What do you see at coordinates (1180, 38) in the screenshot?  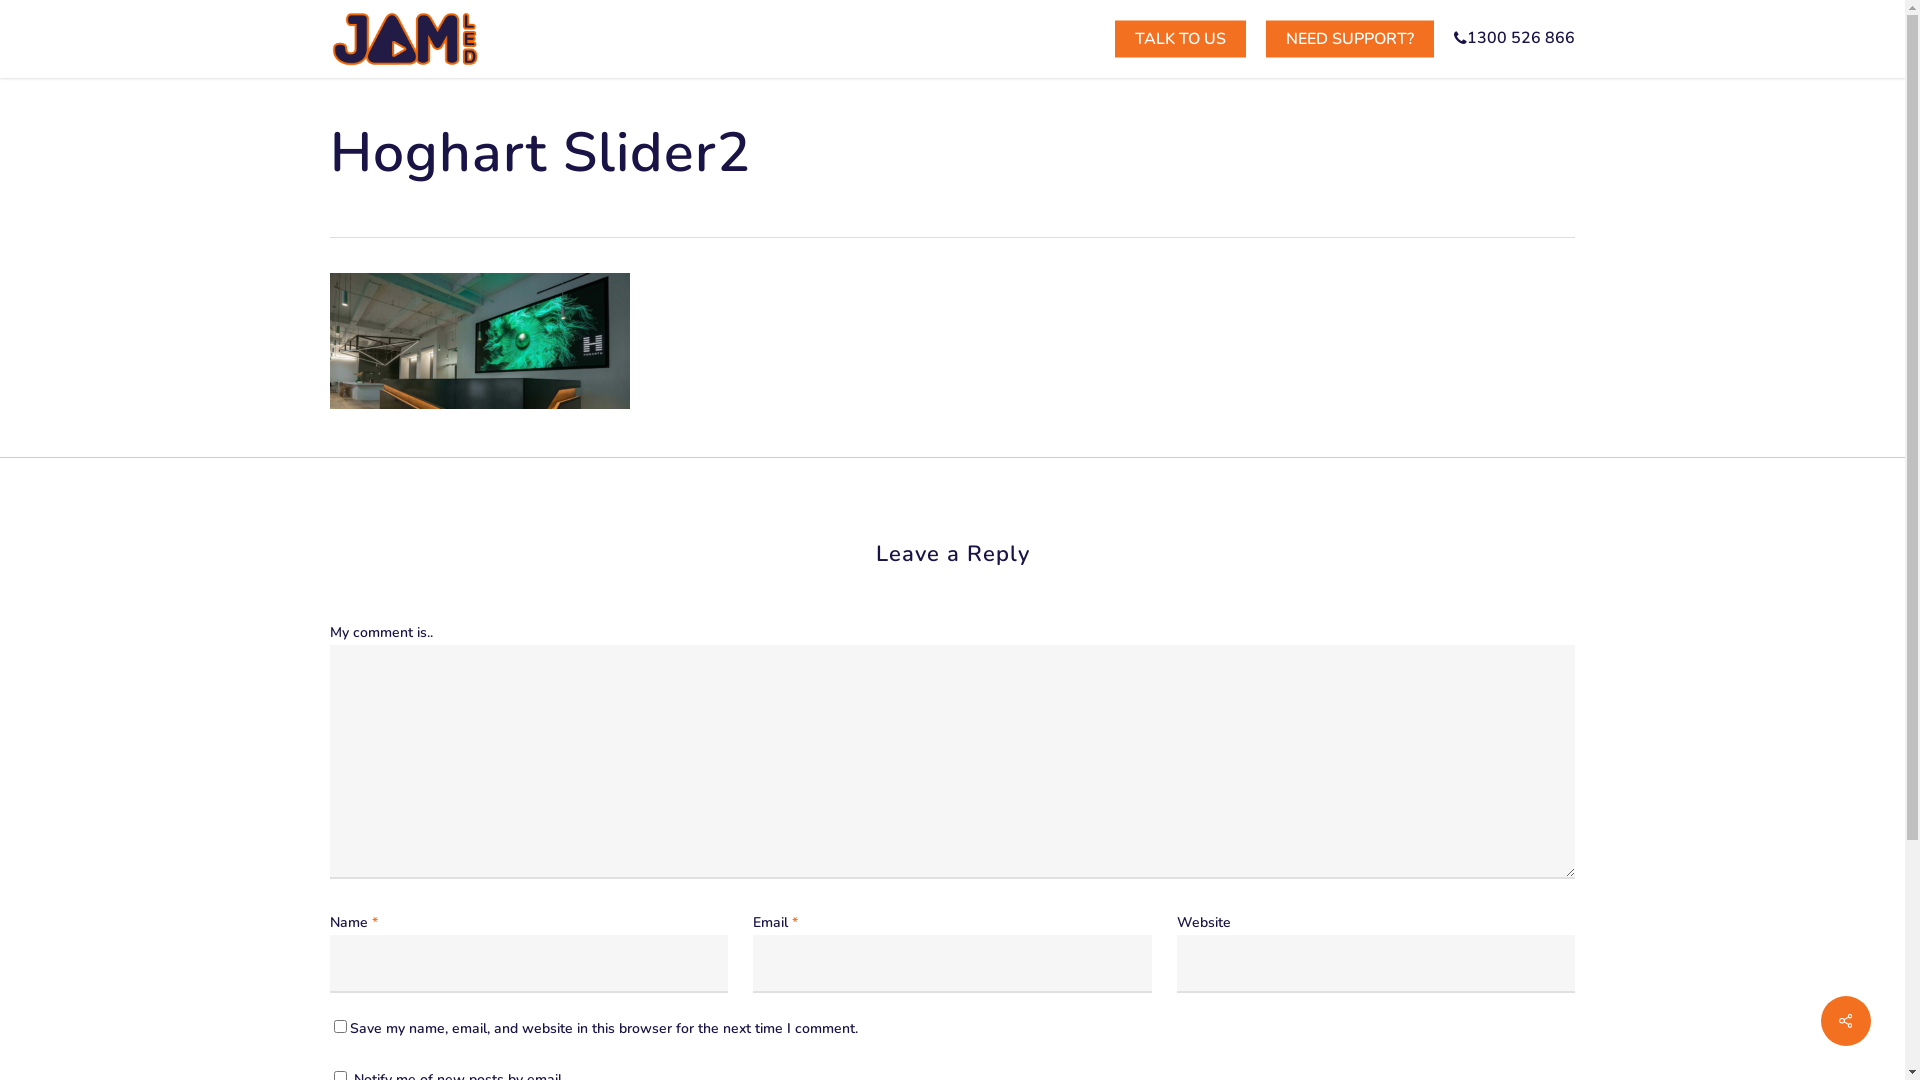 I see `'TALK TO US'` at bounding box center [1180, 38].